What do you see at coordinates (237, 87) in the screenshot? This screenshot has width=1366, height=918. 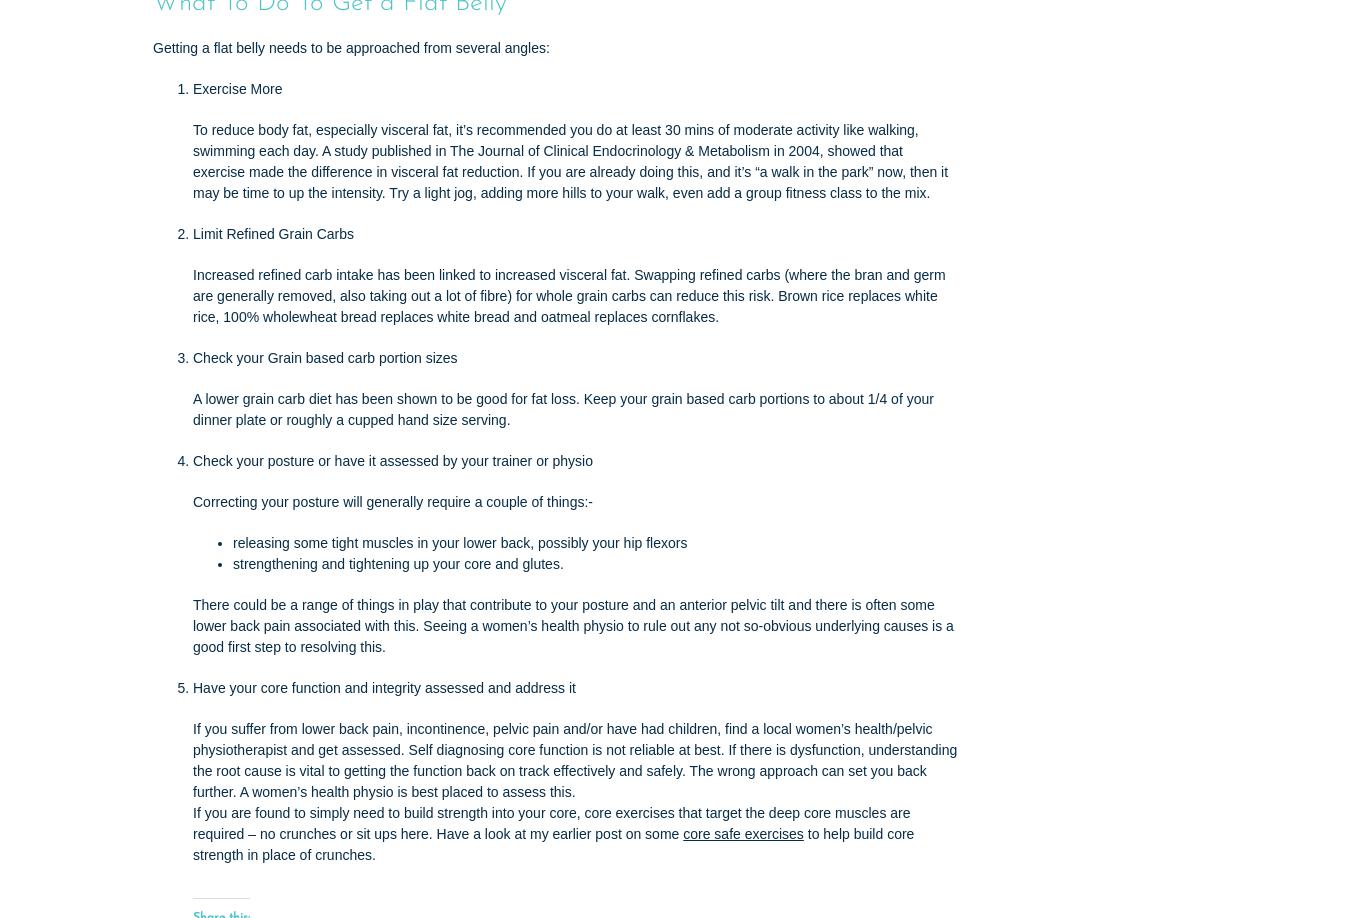 I see `'Exercise More'` at bounding box center [237, 87].